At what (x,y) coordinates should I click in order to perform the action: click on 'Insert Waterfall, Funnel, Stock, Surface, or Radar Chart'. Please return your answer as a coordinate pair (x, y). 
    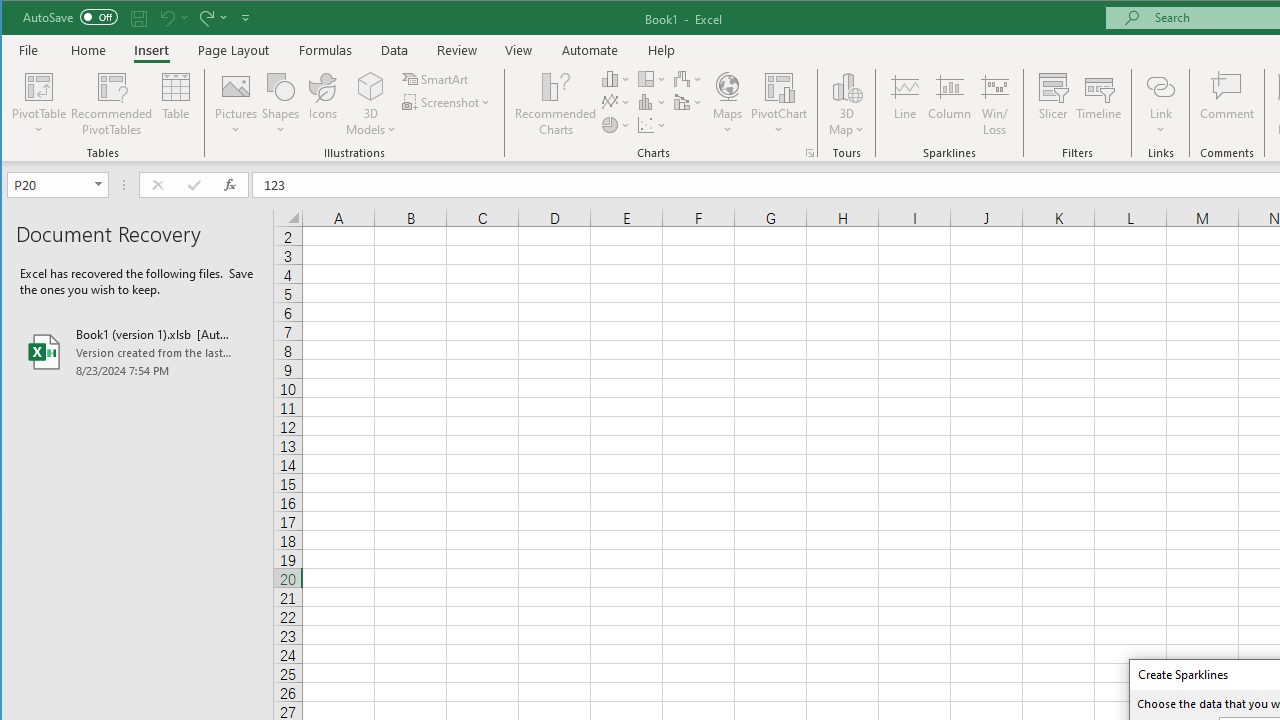
    Looking at the image, I should click on (688, 78).